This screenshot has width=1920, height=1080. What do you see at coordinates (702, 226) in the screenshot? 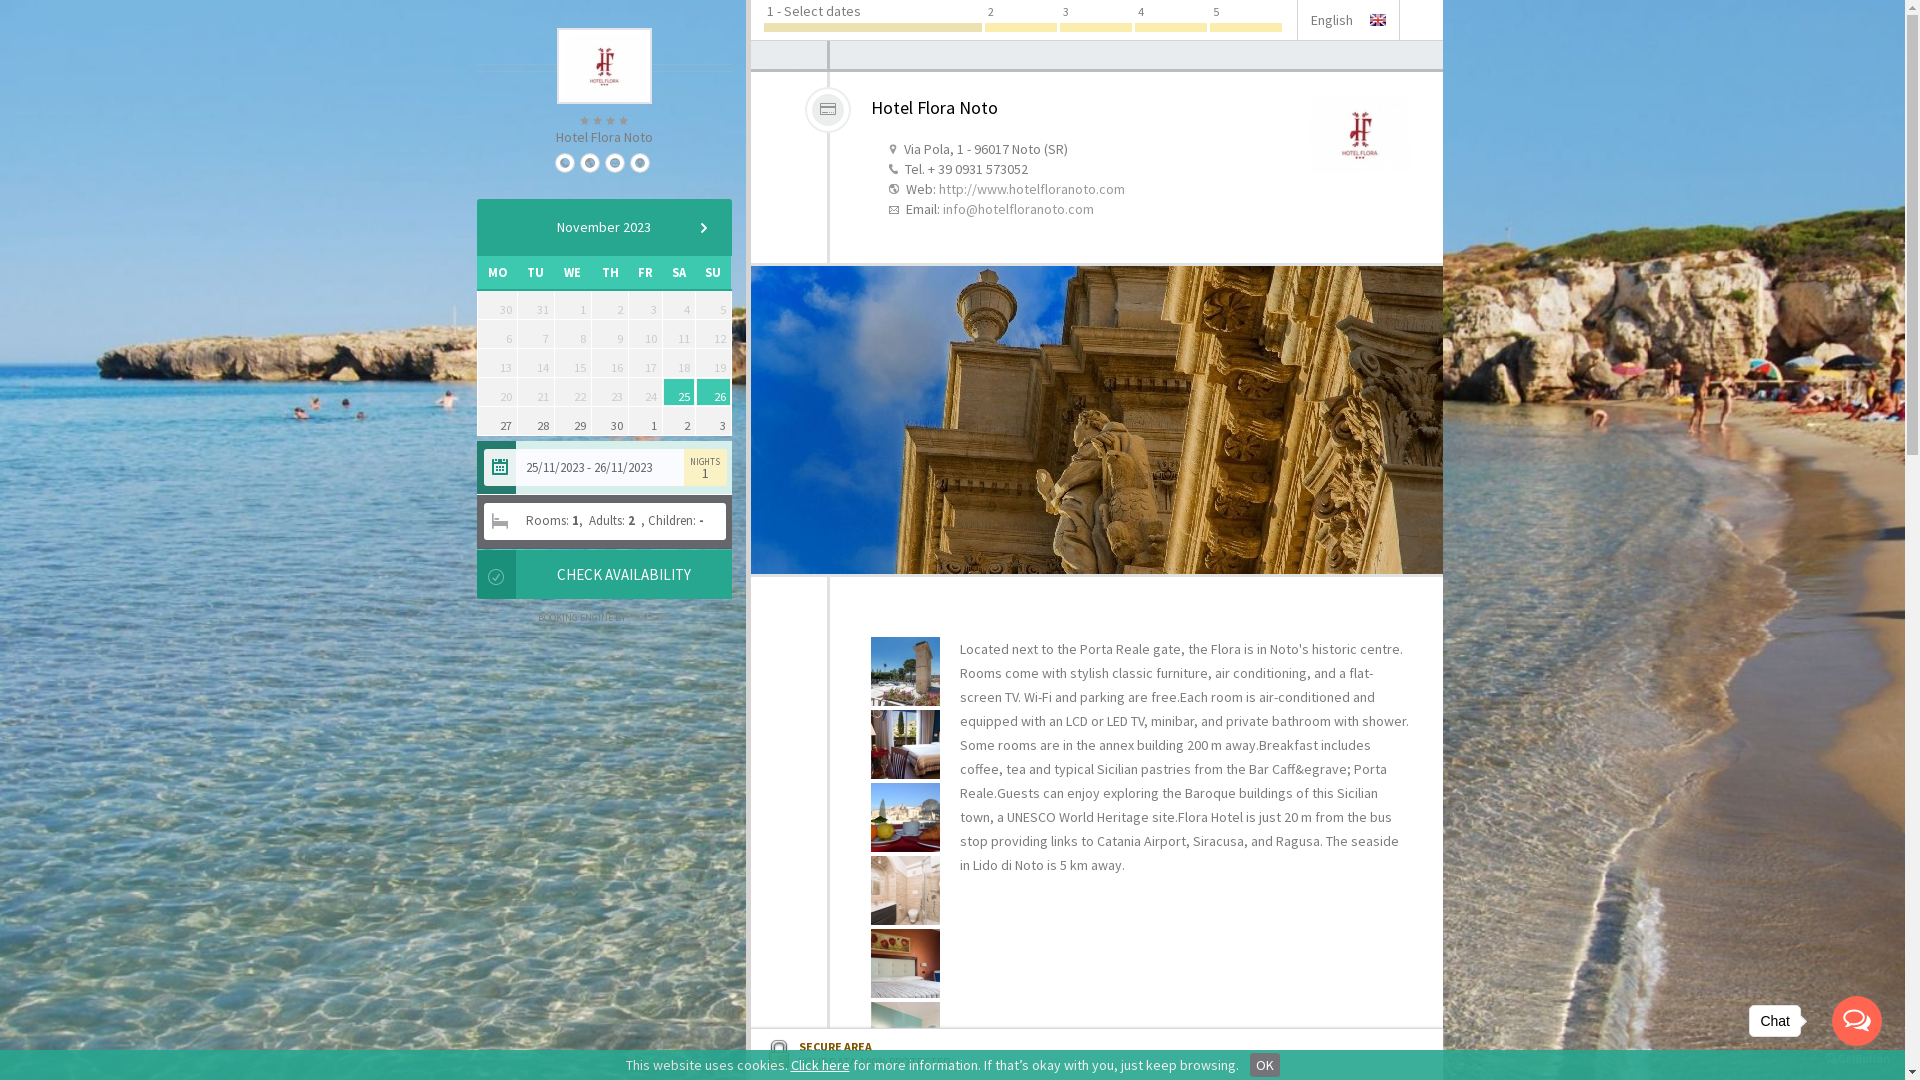
I see `'Next'` at bounding box center [702, 226].